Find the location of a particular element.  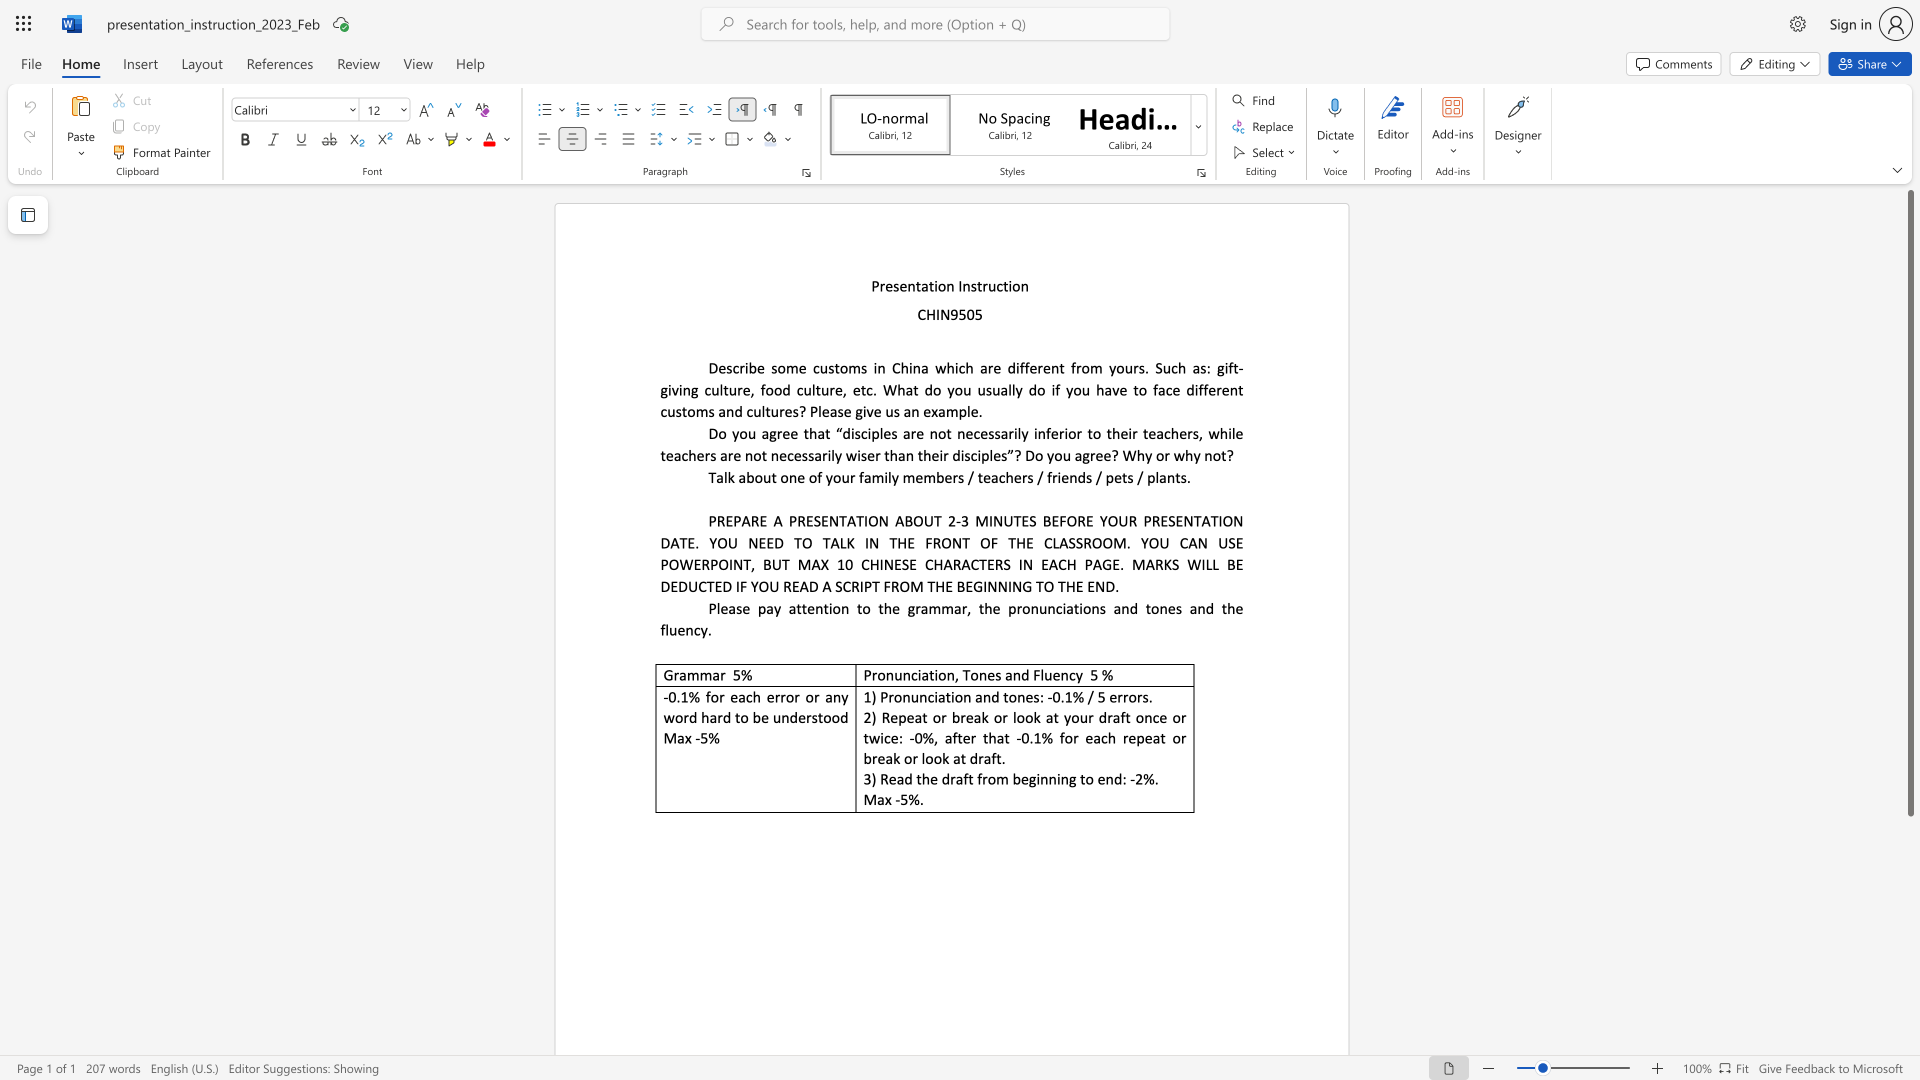

the scrollbar to move the page down is located at coordinates (1909, 990).